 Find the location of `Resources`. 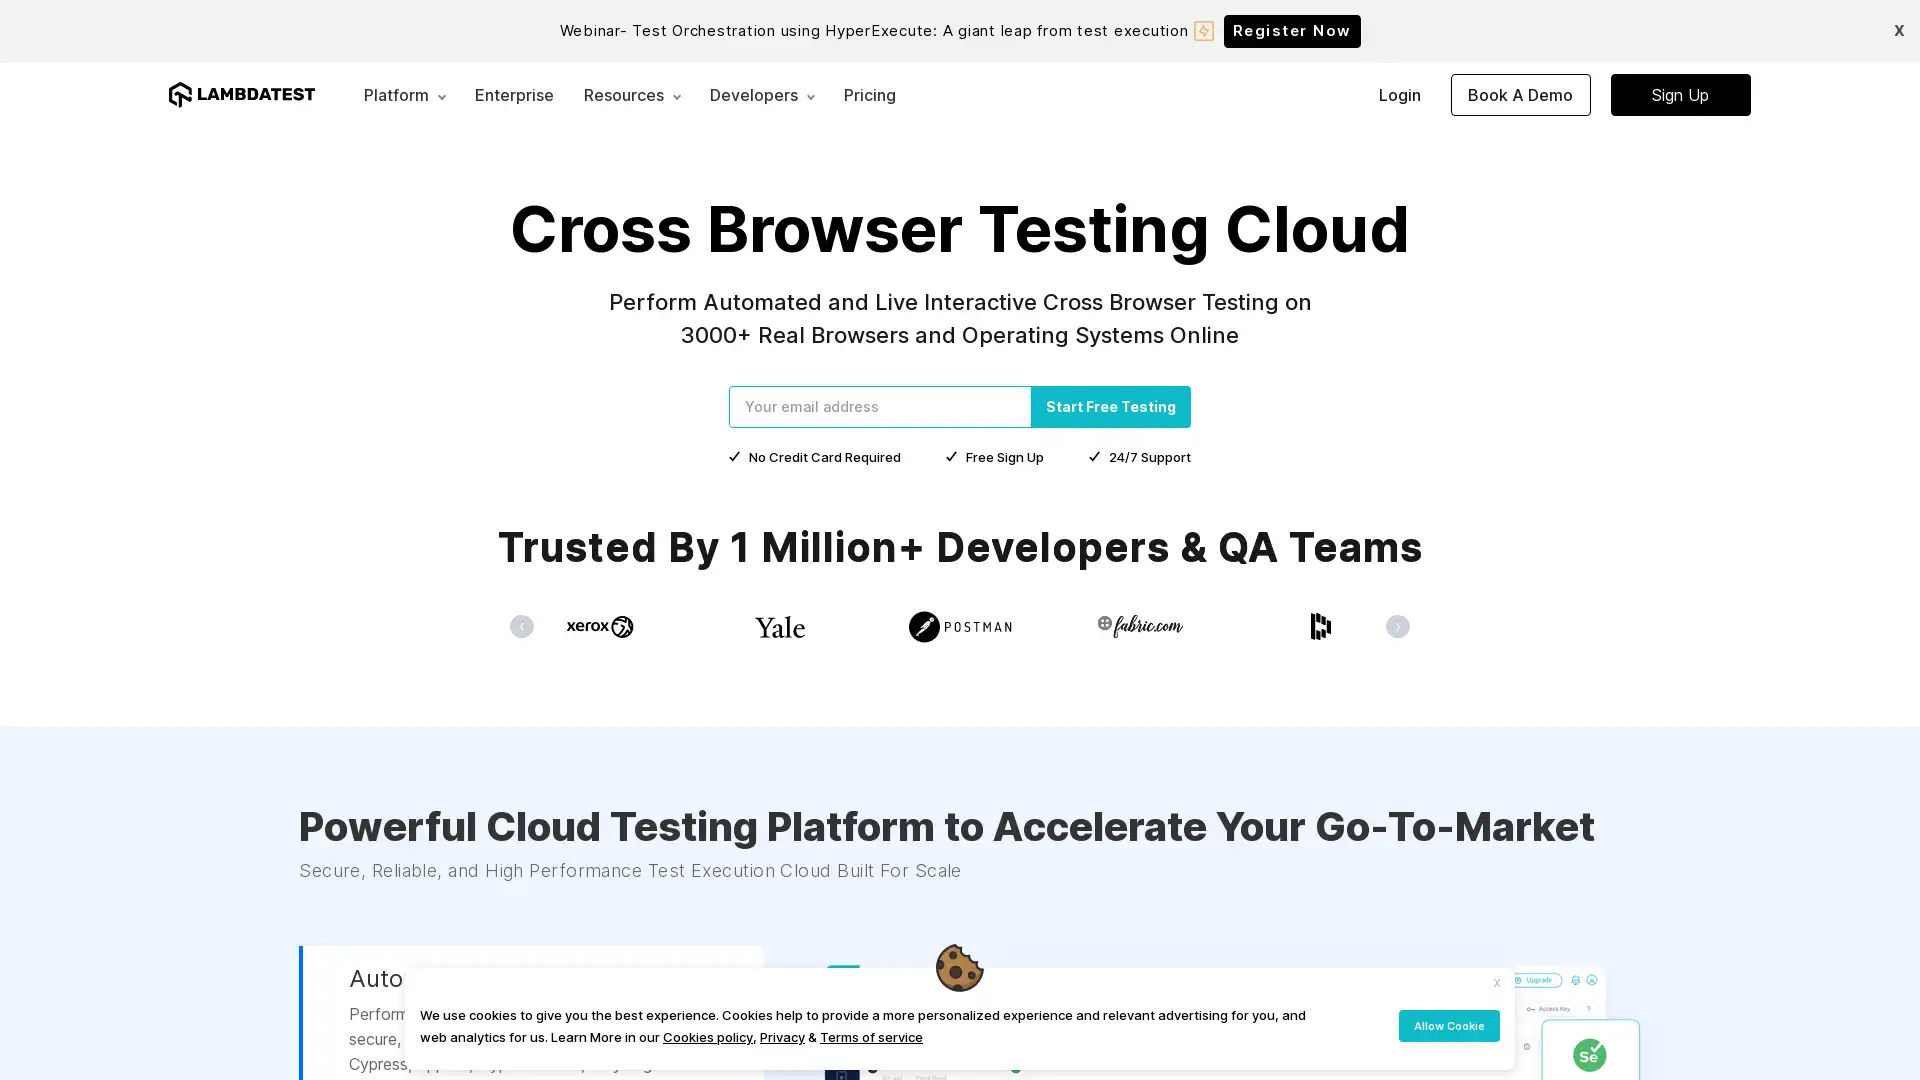

Resources is located at coordinates (631, 93).